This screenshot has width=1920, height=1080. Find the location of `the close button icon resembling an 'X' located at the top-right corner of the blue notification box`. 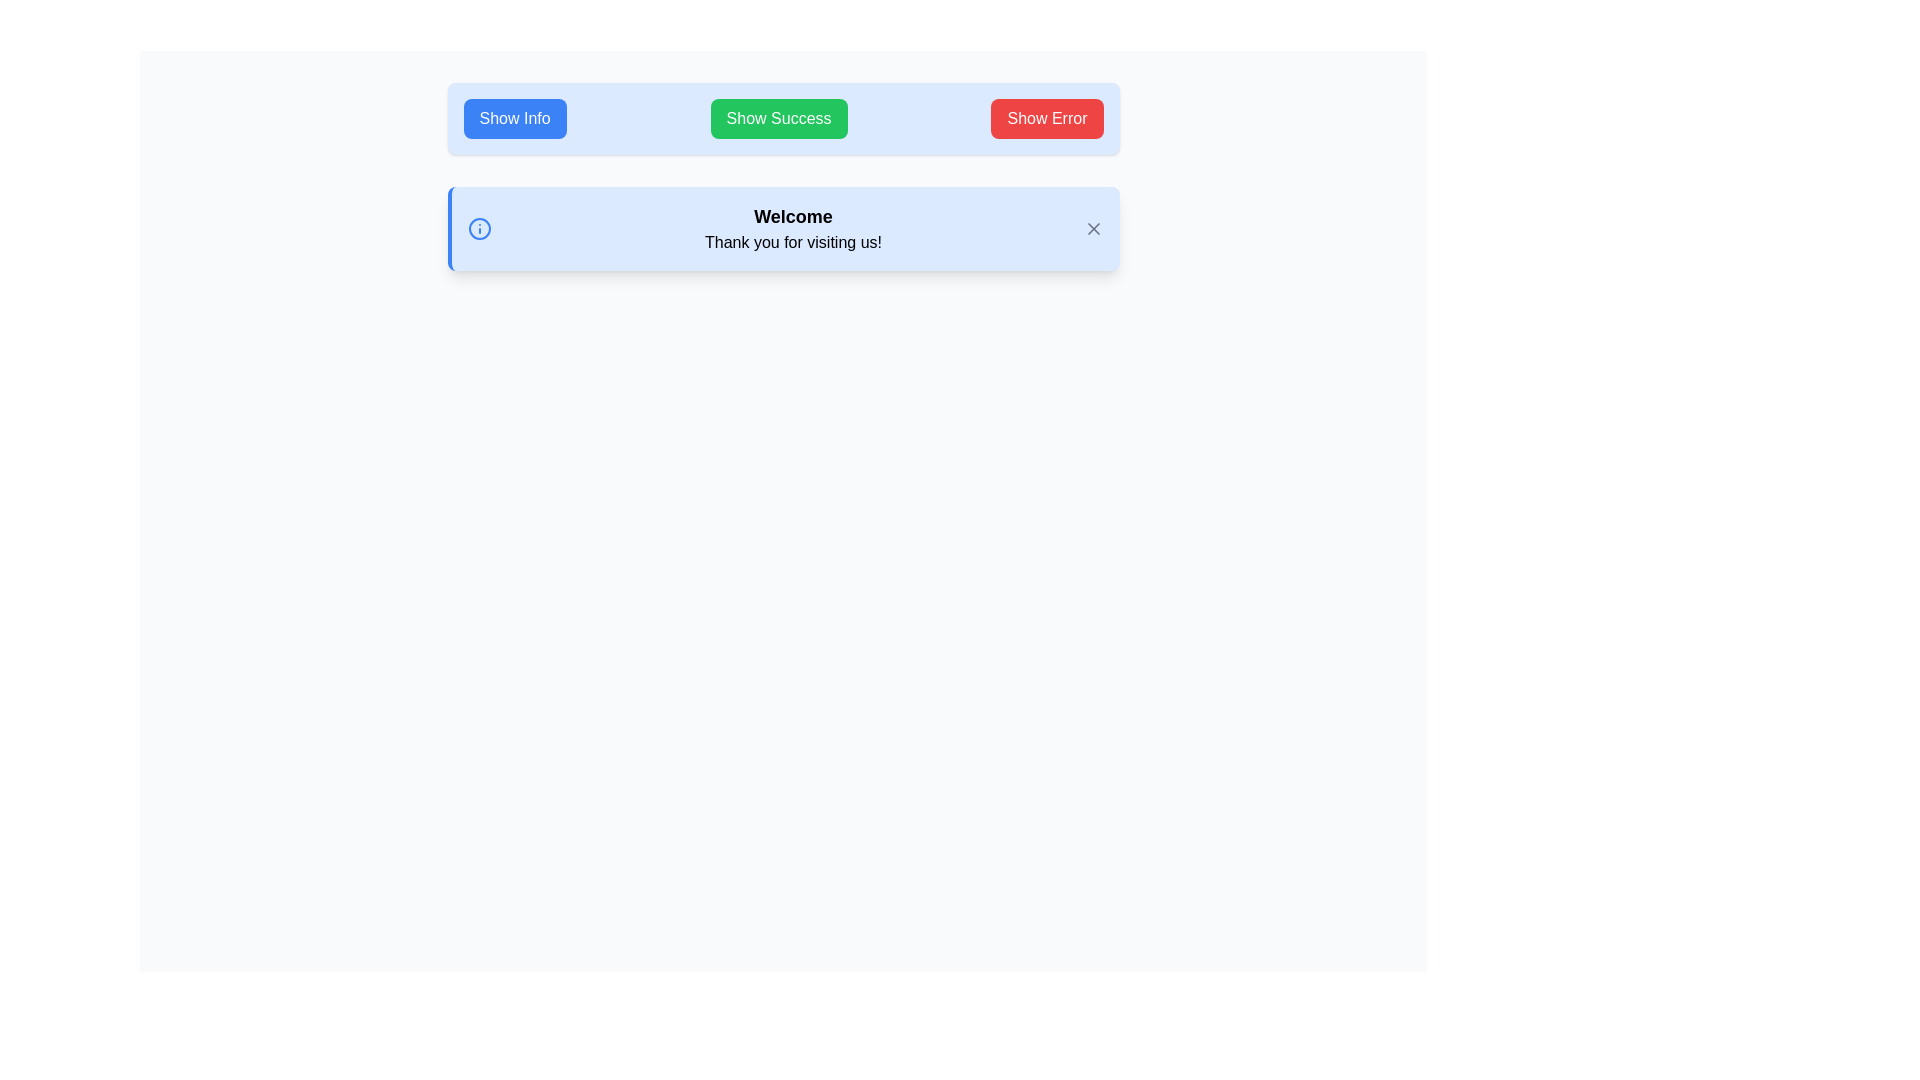

the close button icon resembling an 'X' located at the top-right corner of the blue notification box is located at coordinates (1092, 227).